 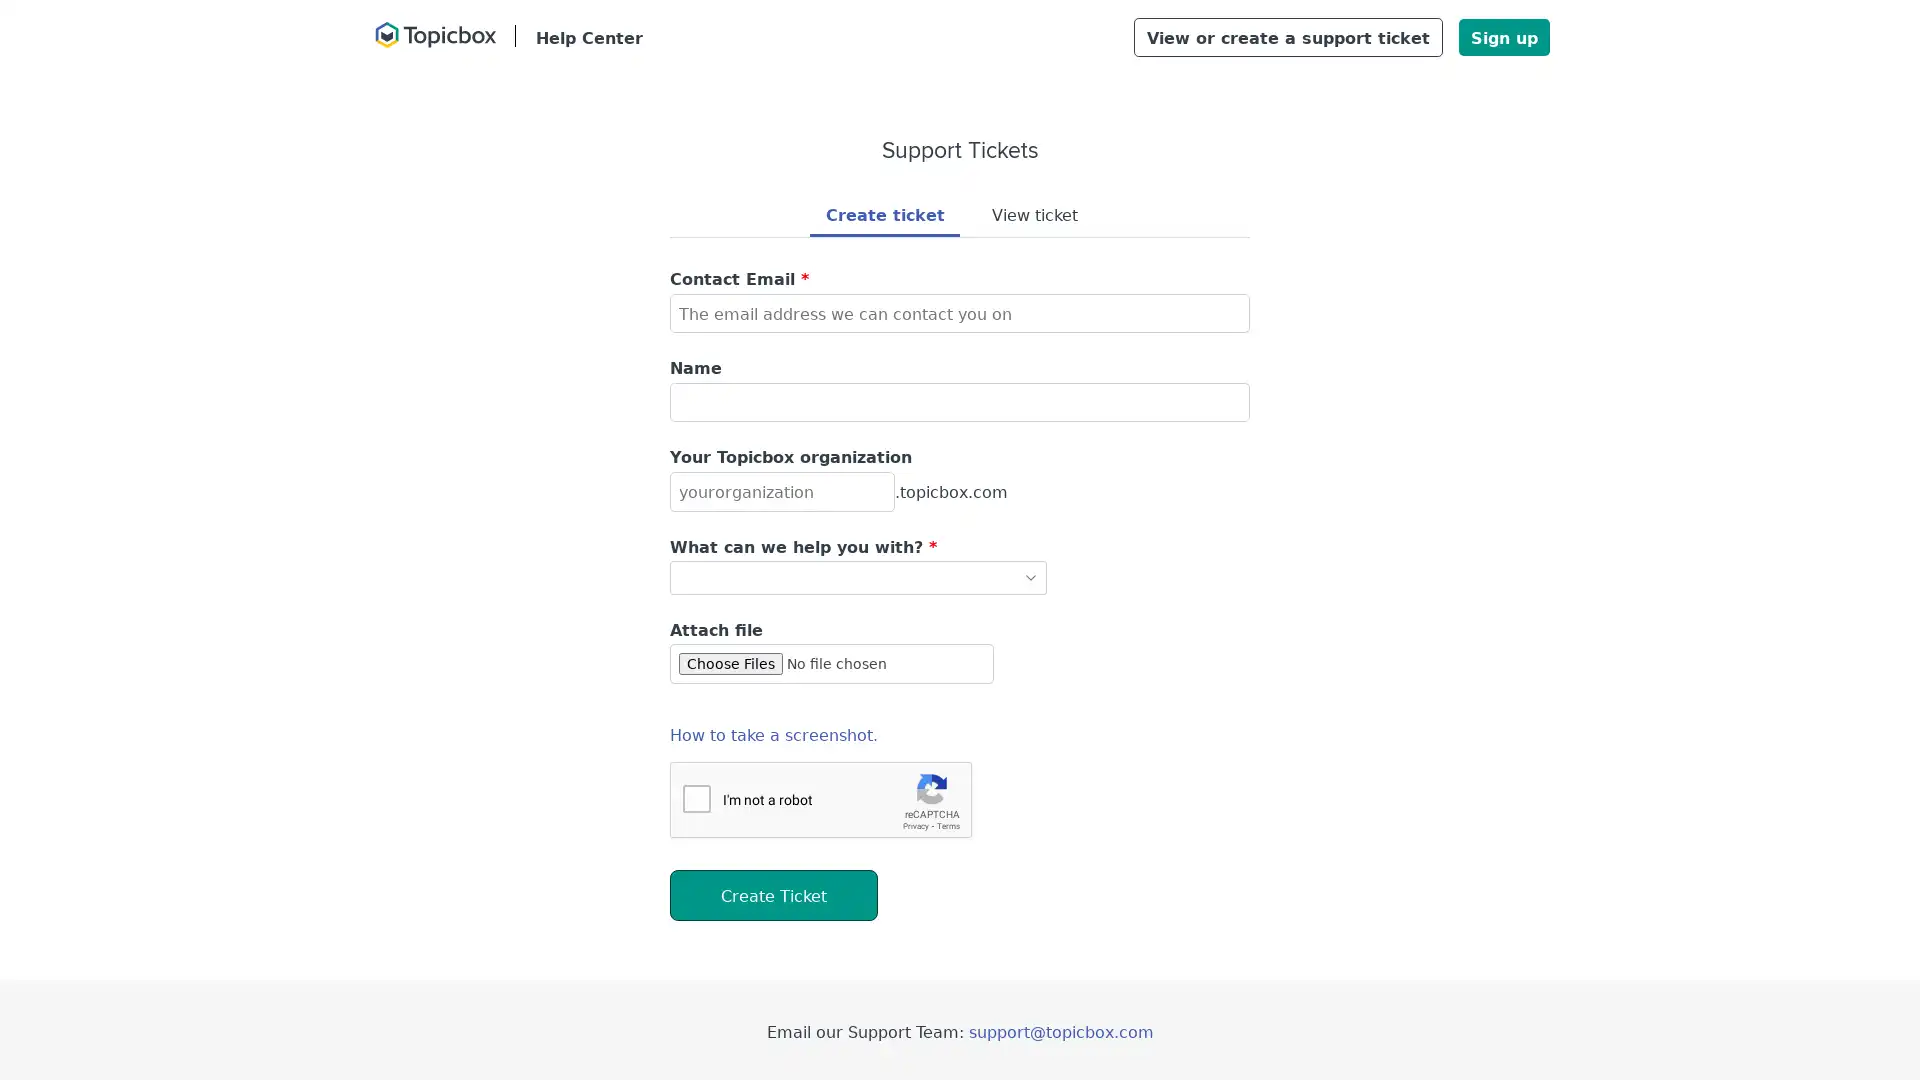 I want to click on Create Ticket, so click(x=772, y=893).